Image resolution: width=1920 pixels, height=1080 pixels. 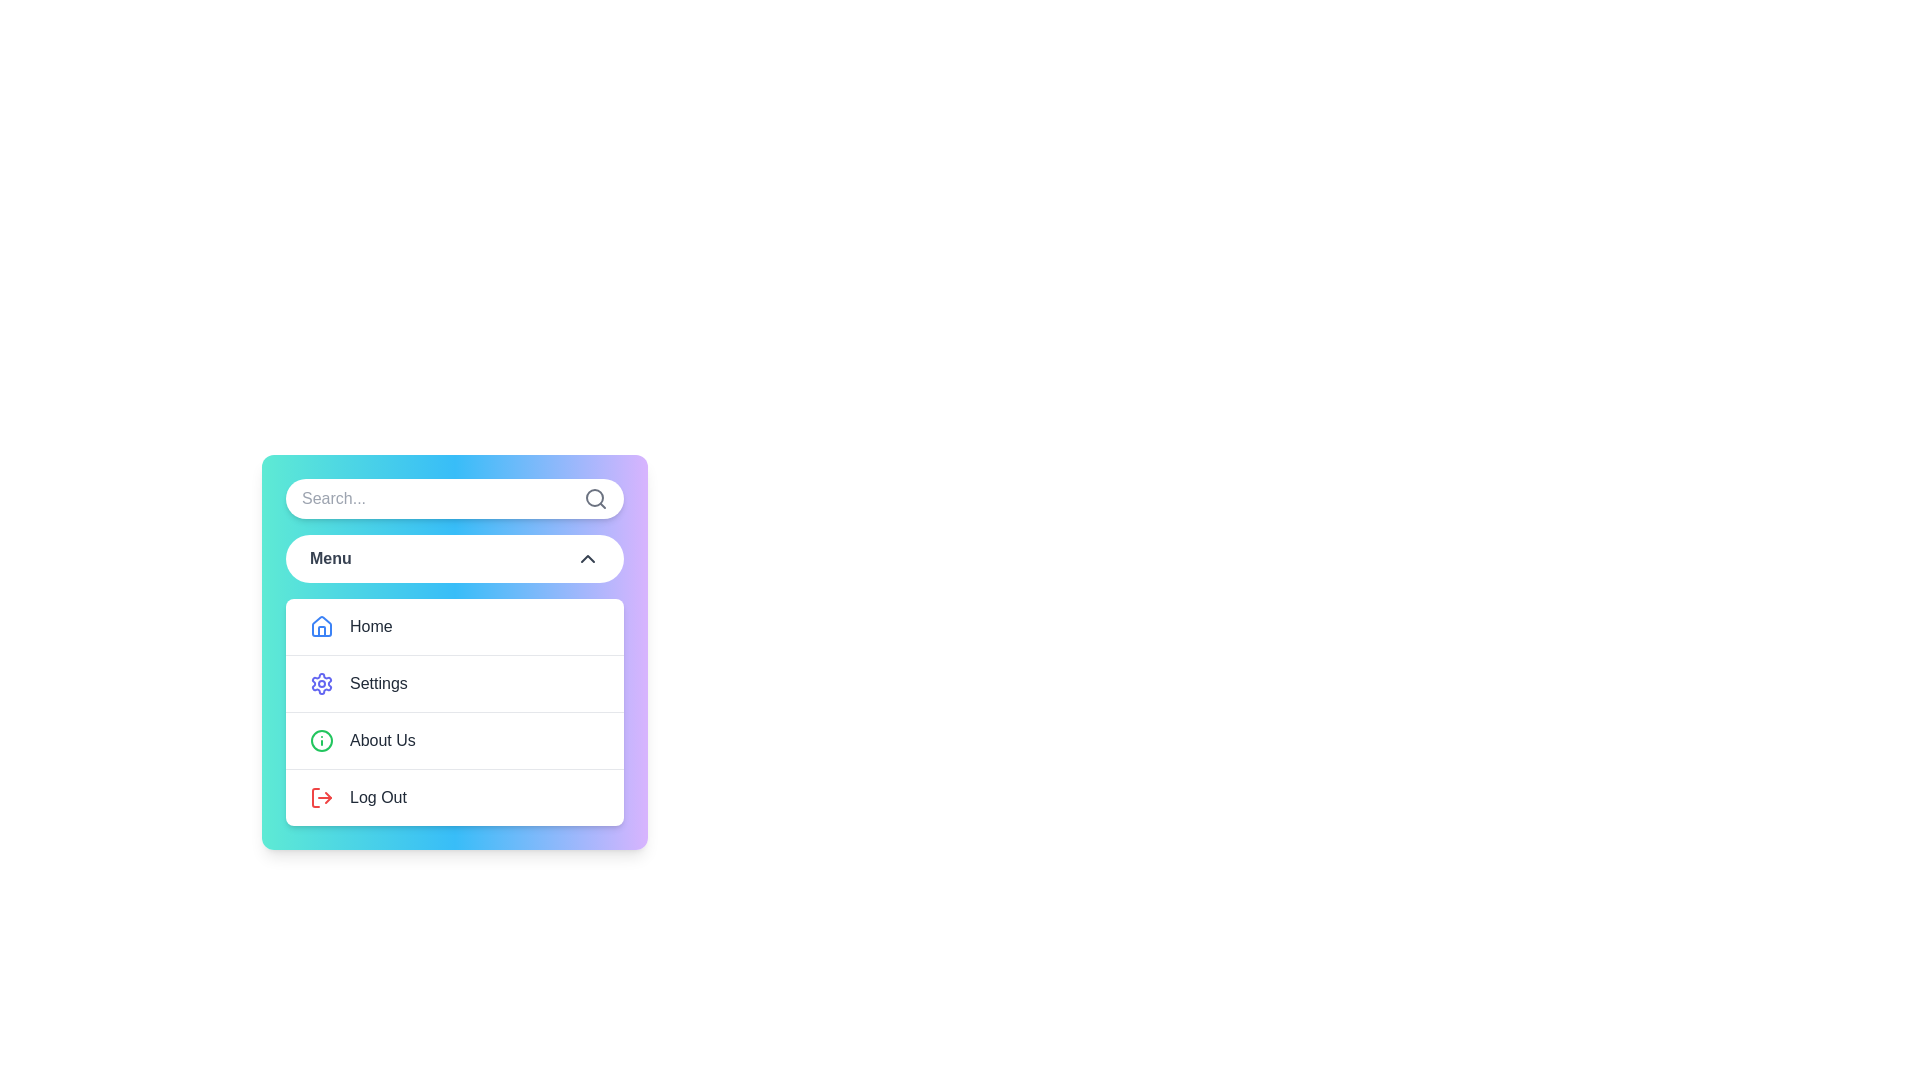 I want to click on the 'Menu' label, which is a bold text in medium-dark gray color, located within a dropdown menu component in the upper section of a vertically structured menu card, so click(x=330, y=559).